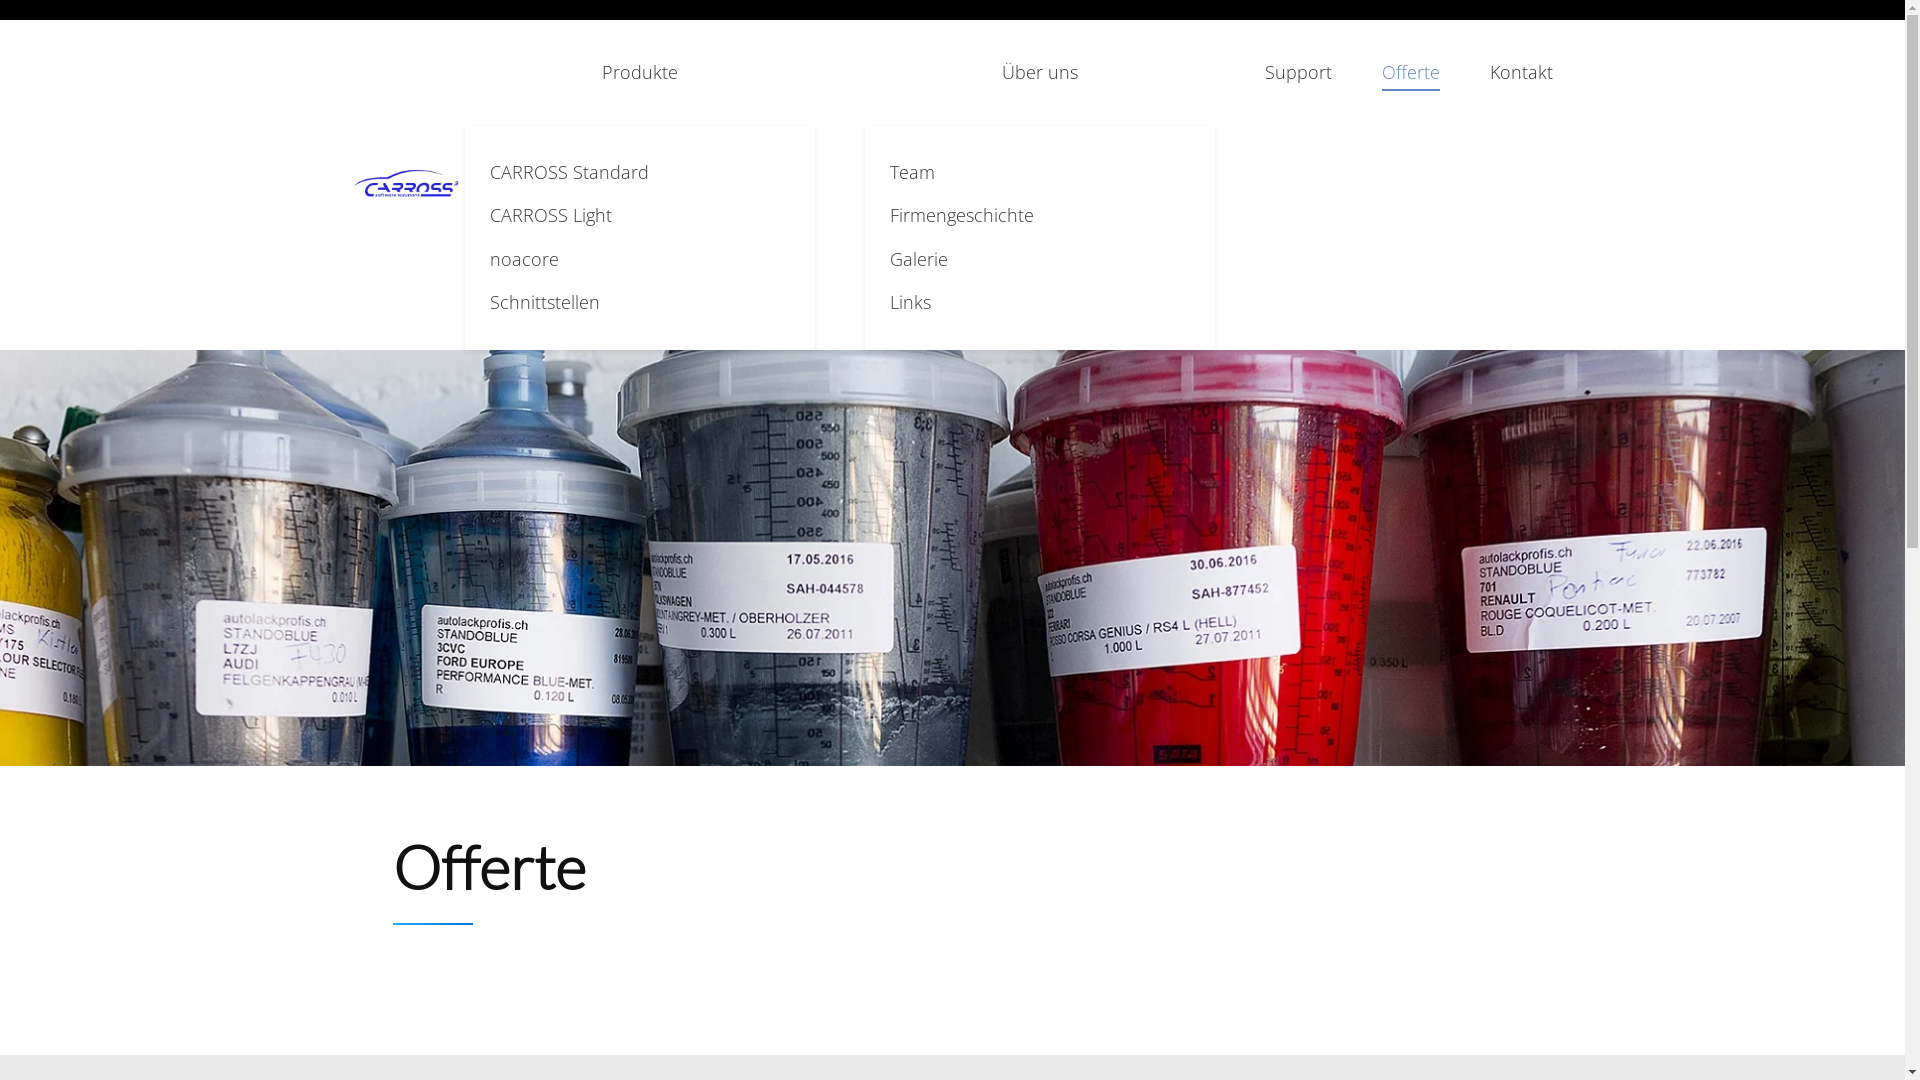 Image resolution: width=1920 pixels, height=1080 pixels. I want to click on 'CARROSS Standard', so click(638, 171).